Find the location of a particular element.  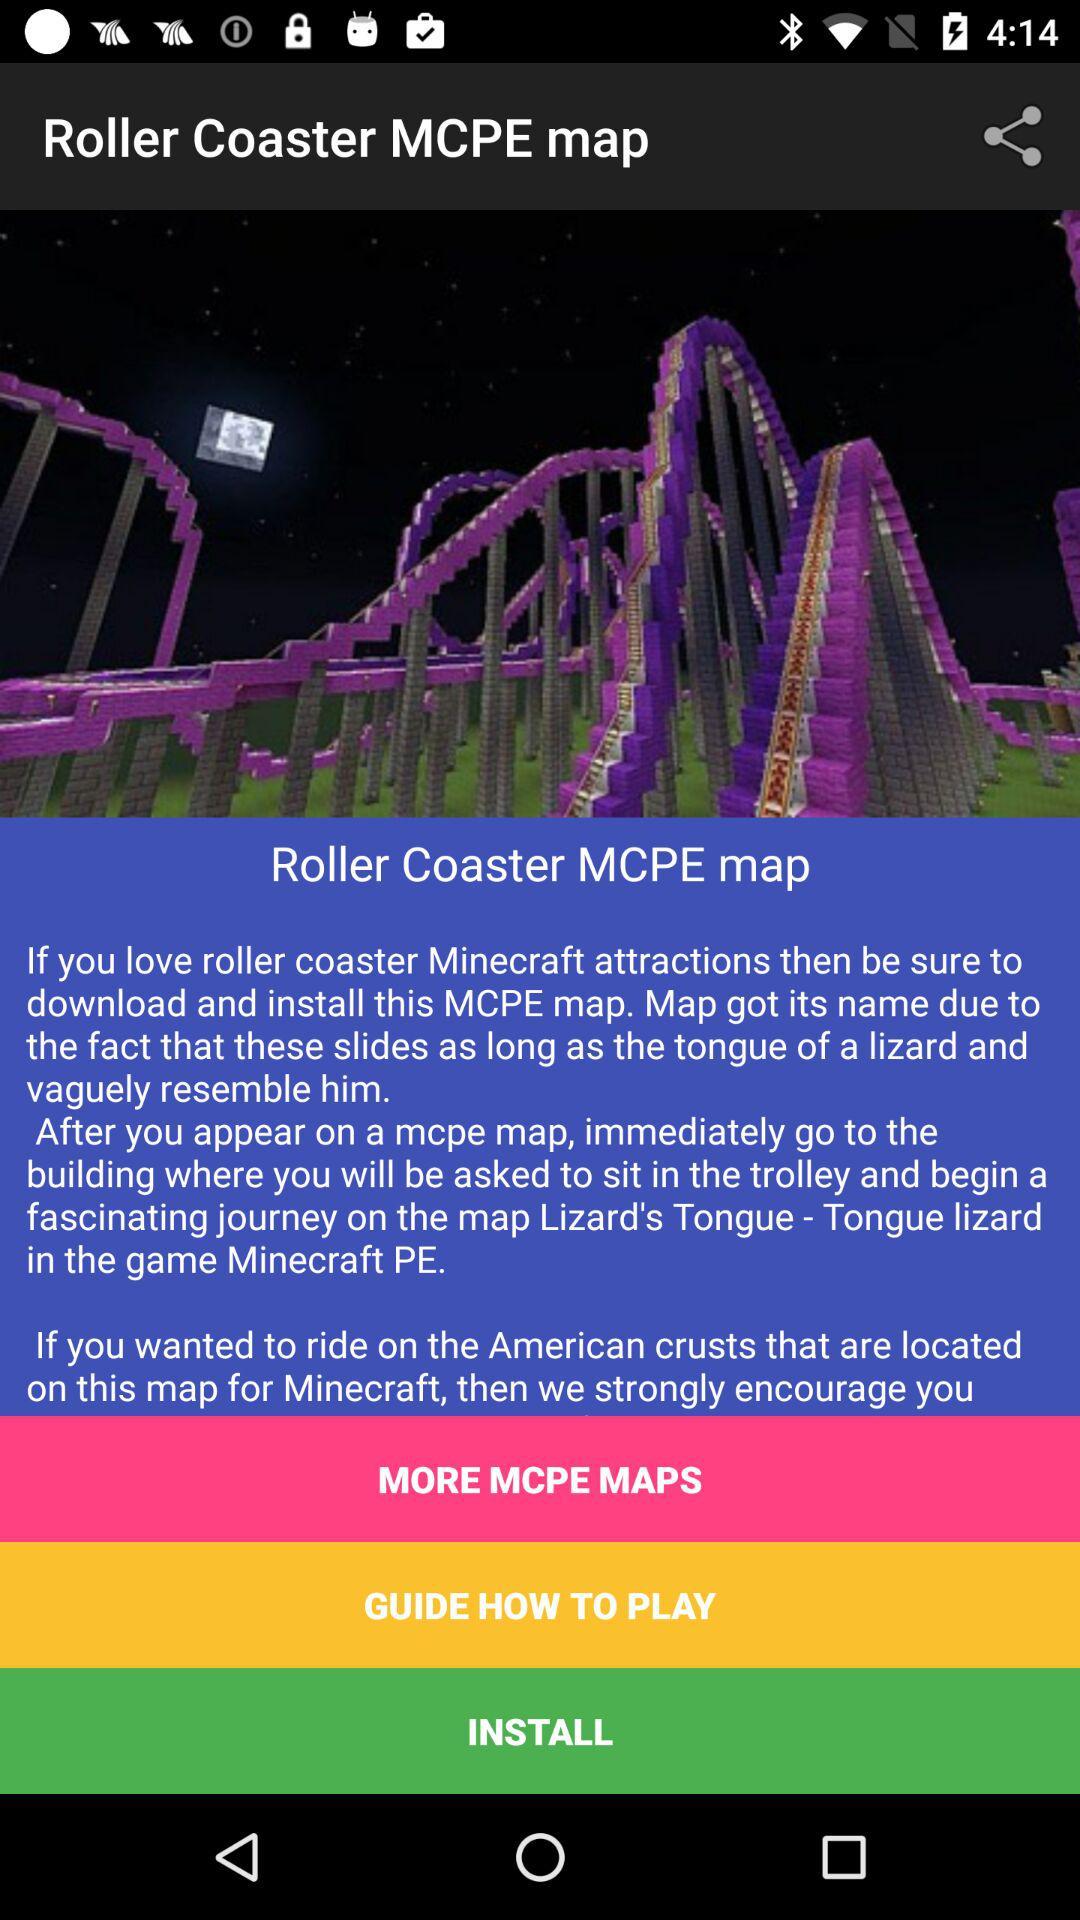

item above the guide how to item is located at coordinates (540, 1478).